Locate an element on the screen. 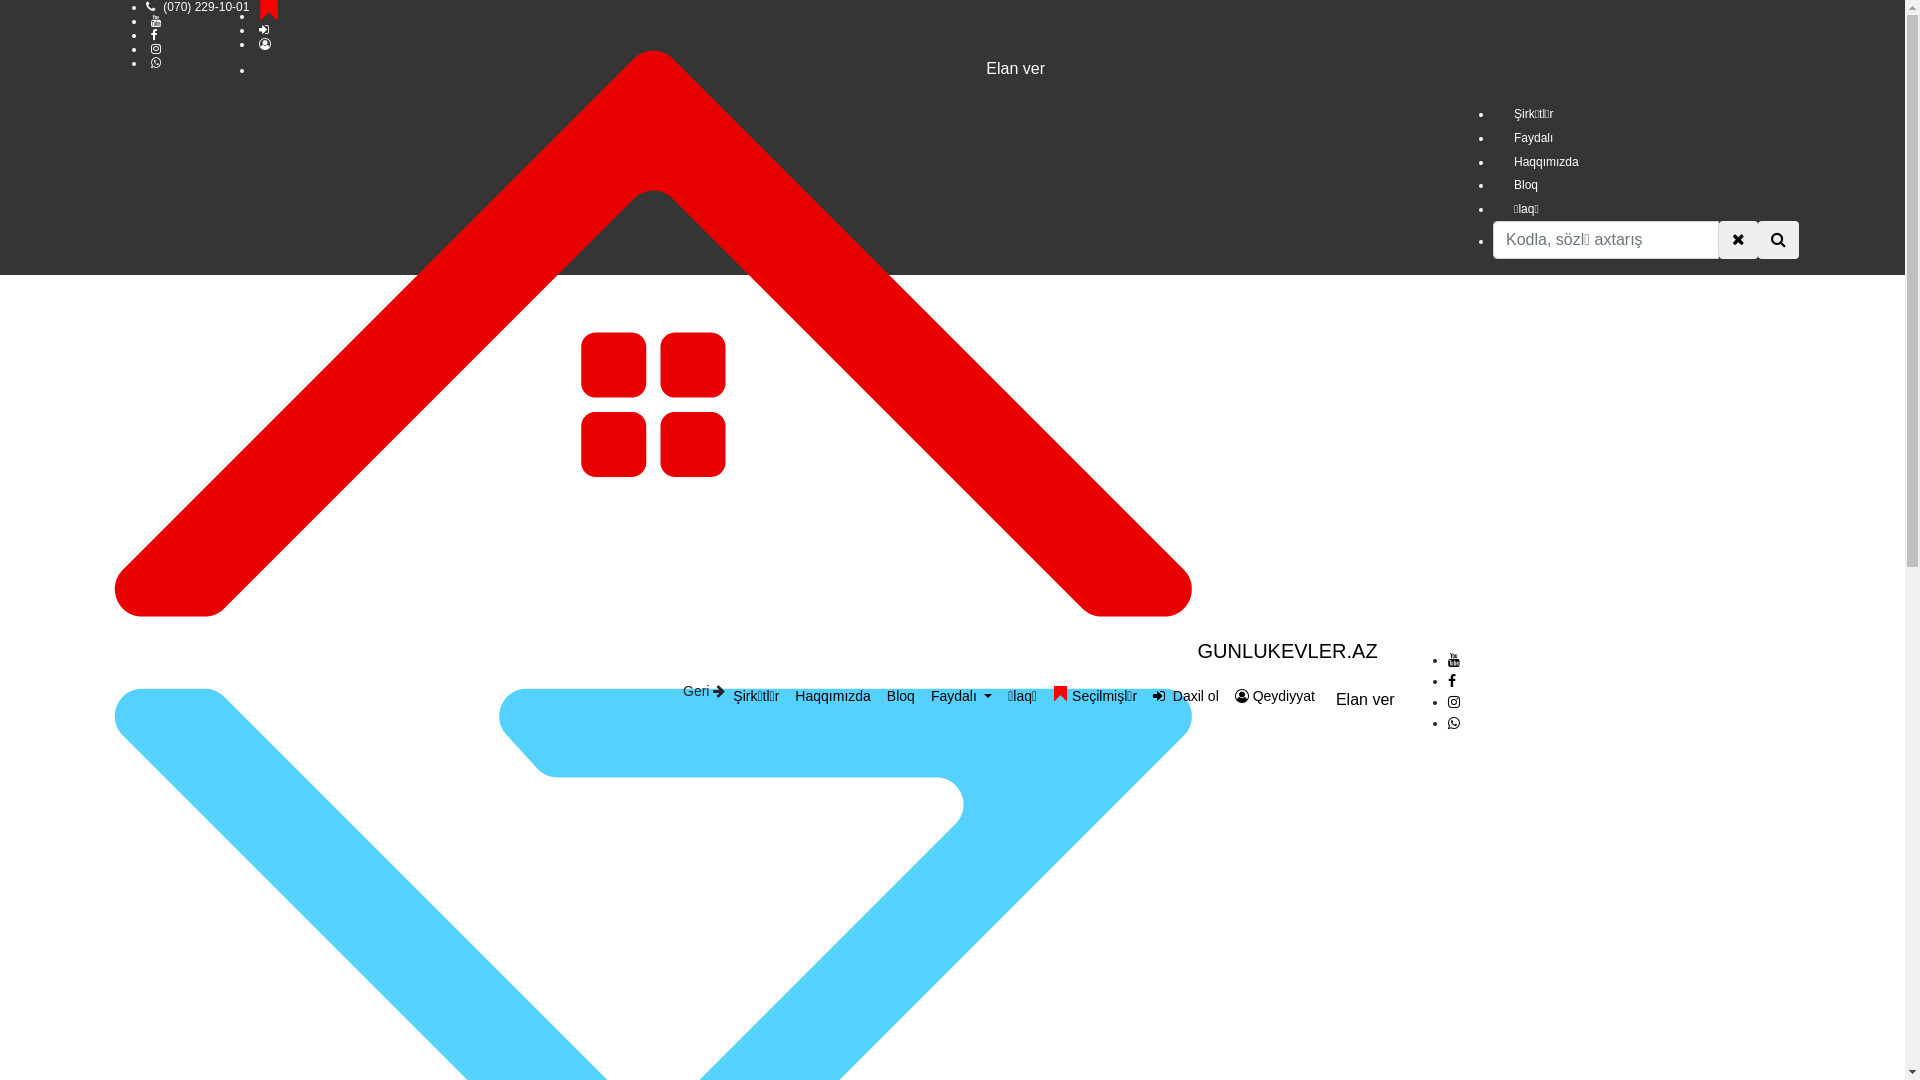  'Youtube' is located at coordinates (1454, 659).